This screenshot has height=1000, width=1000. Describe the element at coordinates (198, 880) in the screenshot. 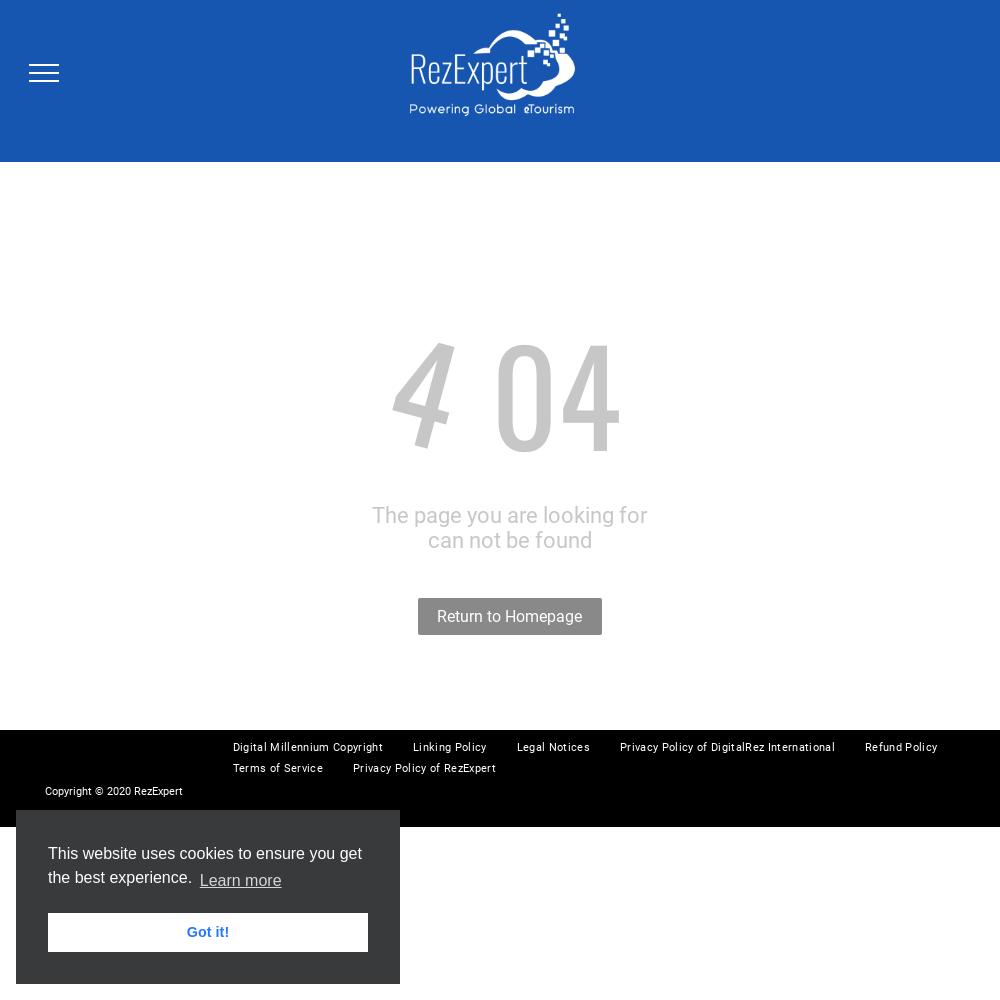

I see `'Learn more'` at that location.